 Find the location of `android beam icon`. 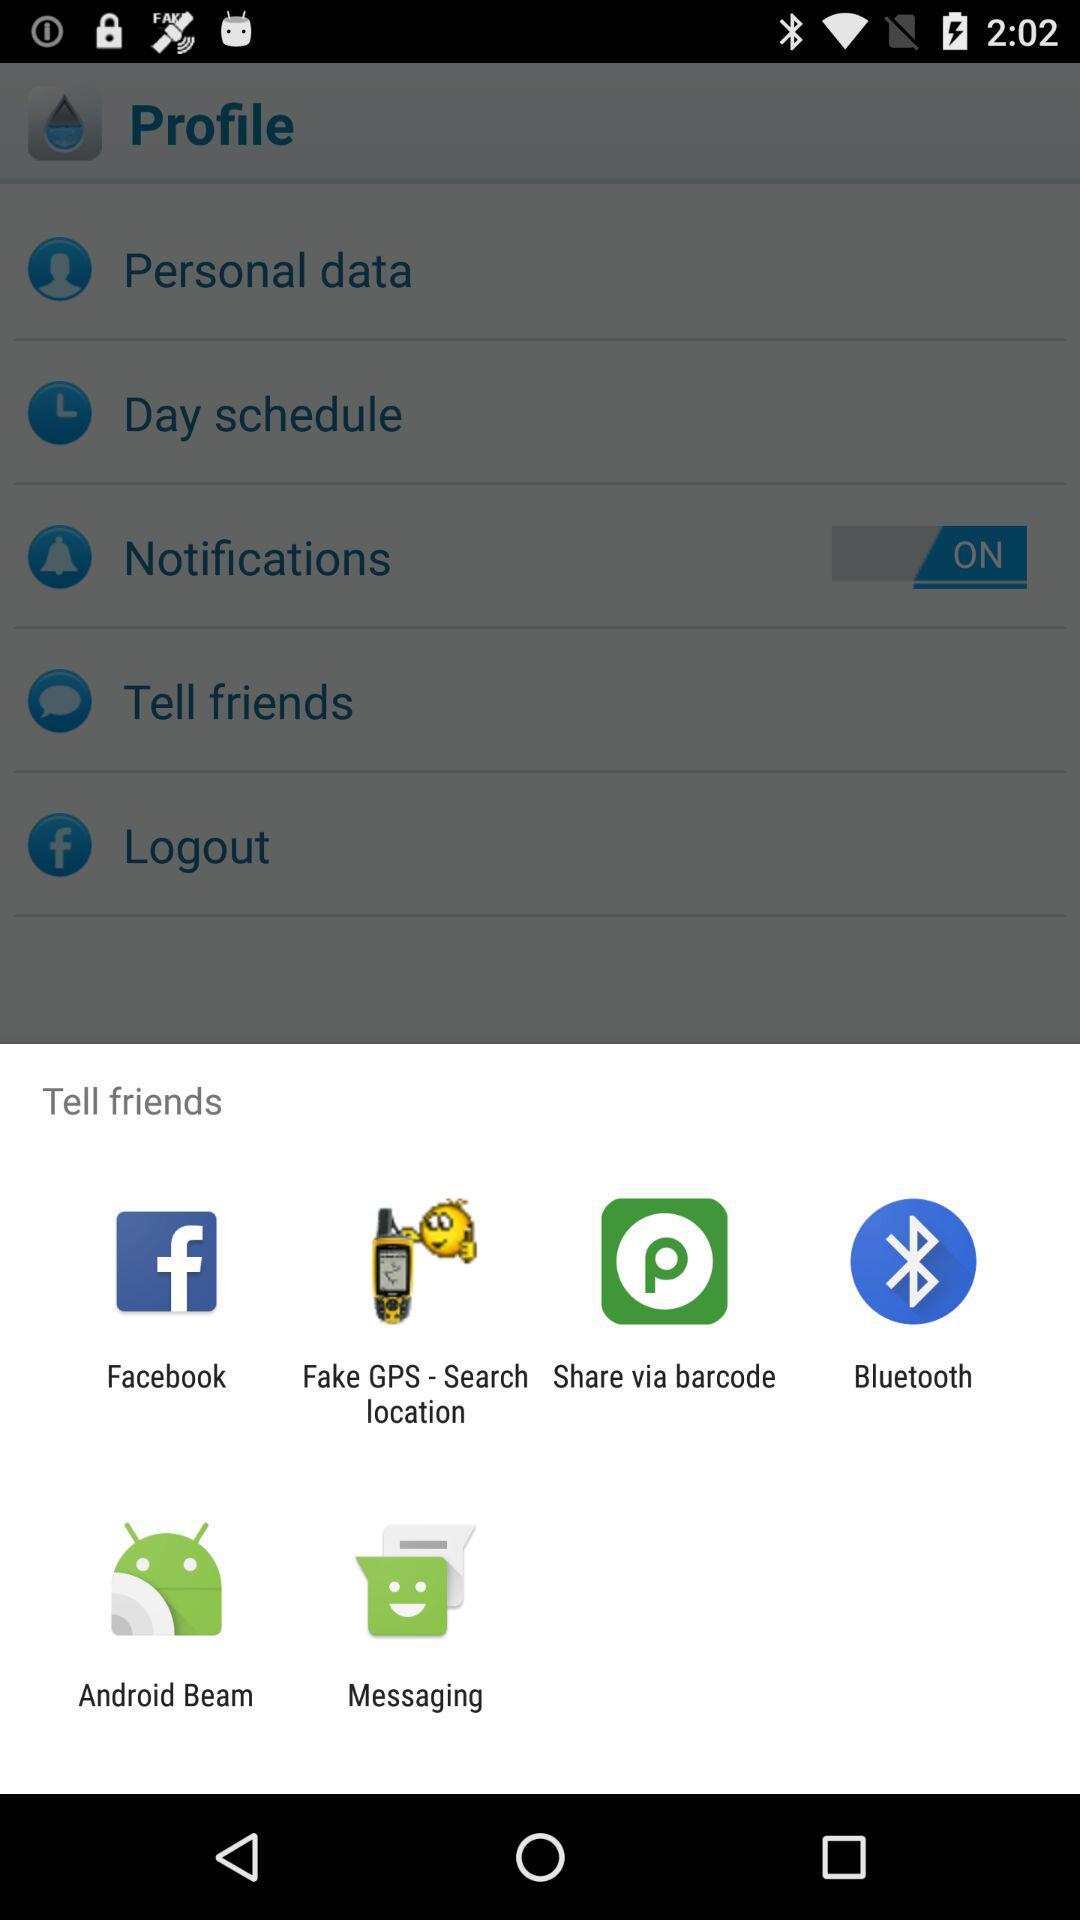

android beam icon is located at coordinates (165, 1711).